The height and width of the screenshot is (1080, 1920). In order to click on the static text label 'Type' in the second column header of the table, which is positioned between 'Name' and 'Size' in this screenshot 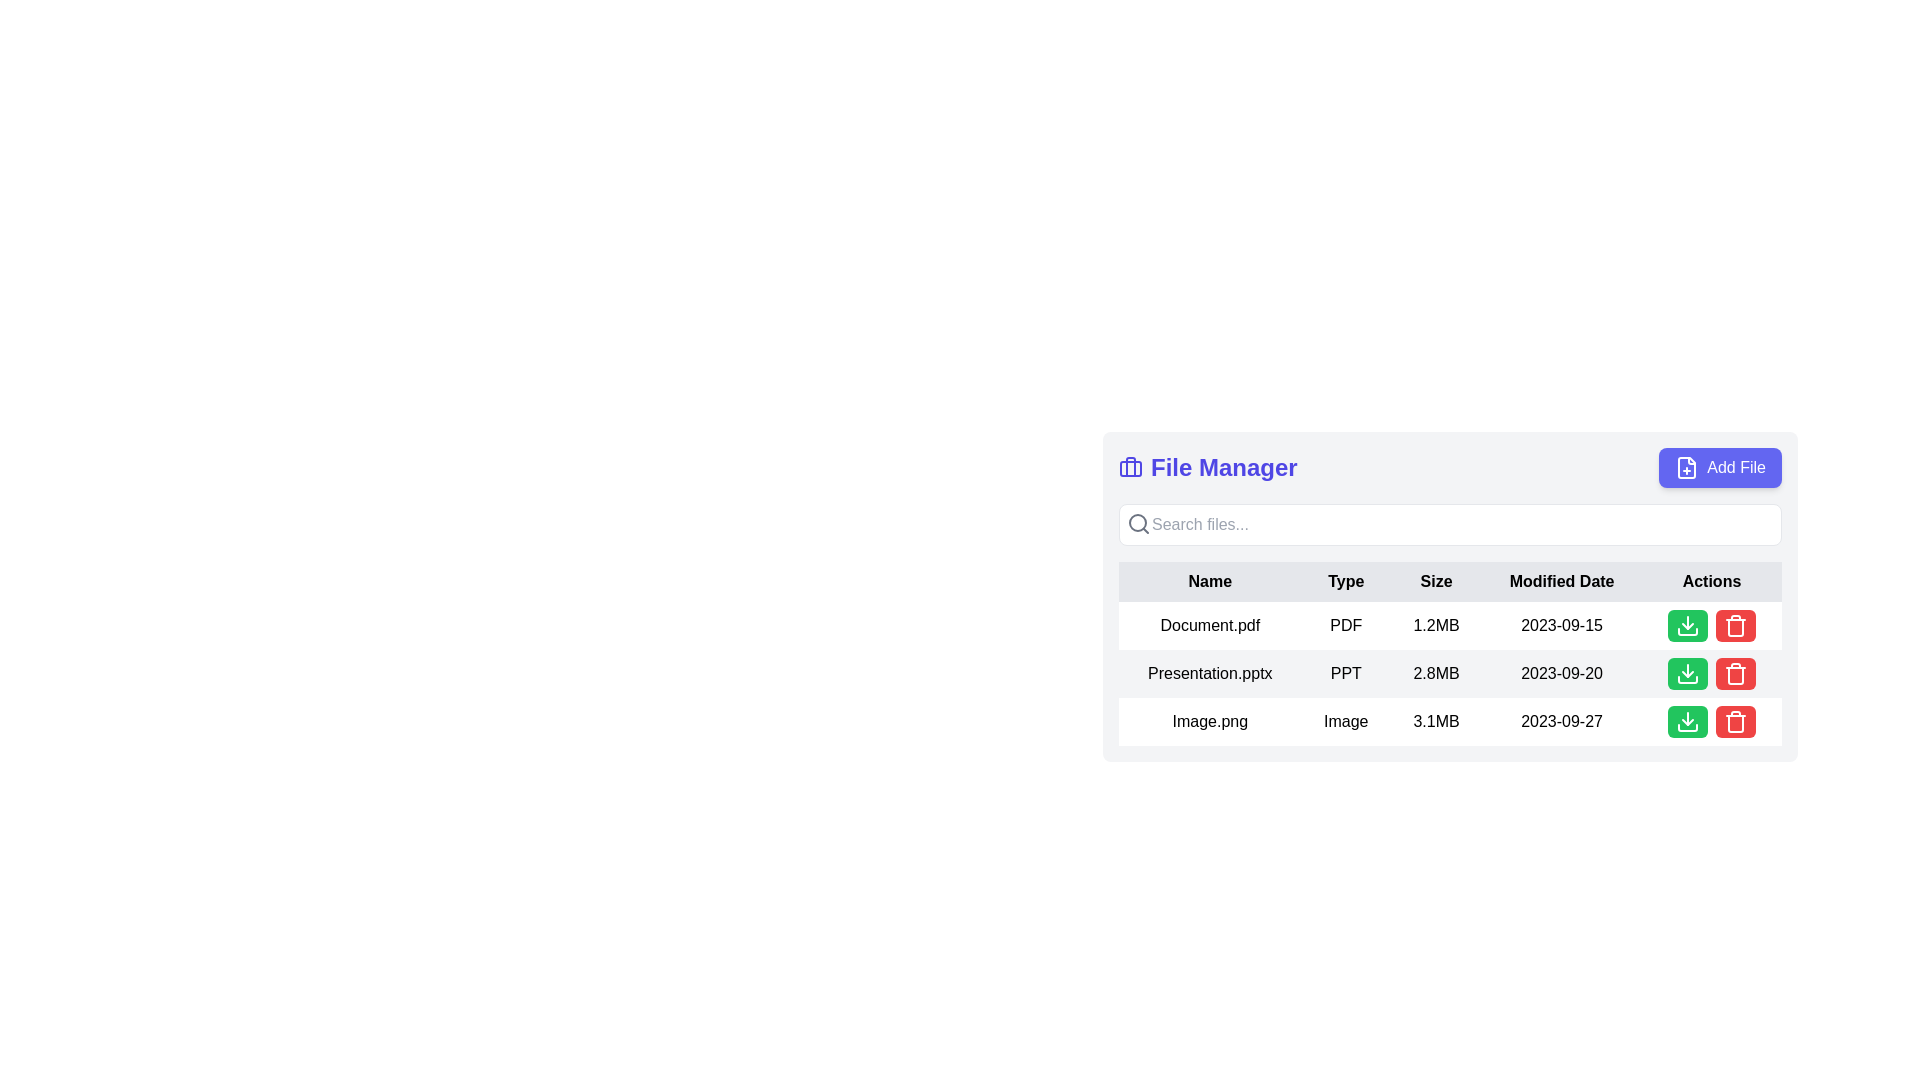, I will do `click(1346, 582)`.